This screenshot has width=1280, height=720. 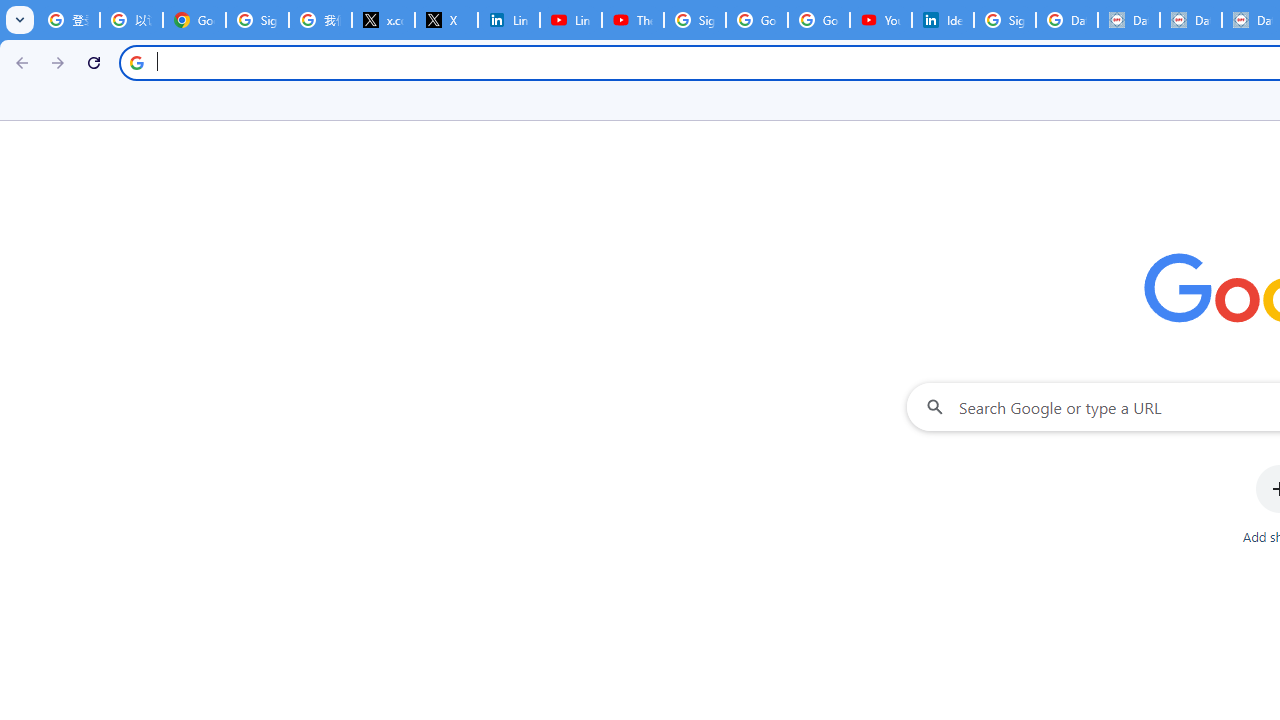 What do you see at coordinates (508, 20) in the screenshot?
I see `'LinkedIn Privacy Policy'` at bounding box center [508, 20].